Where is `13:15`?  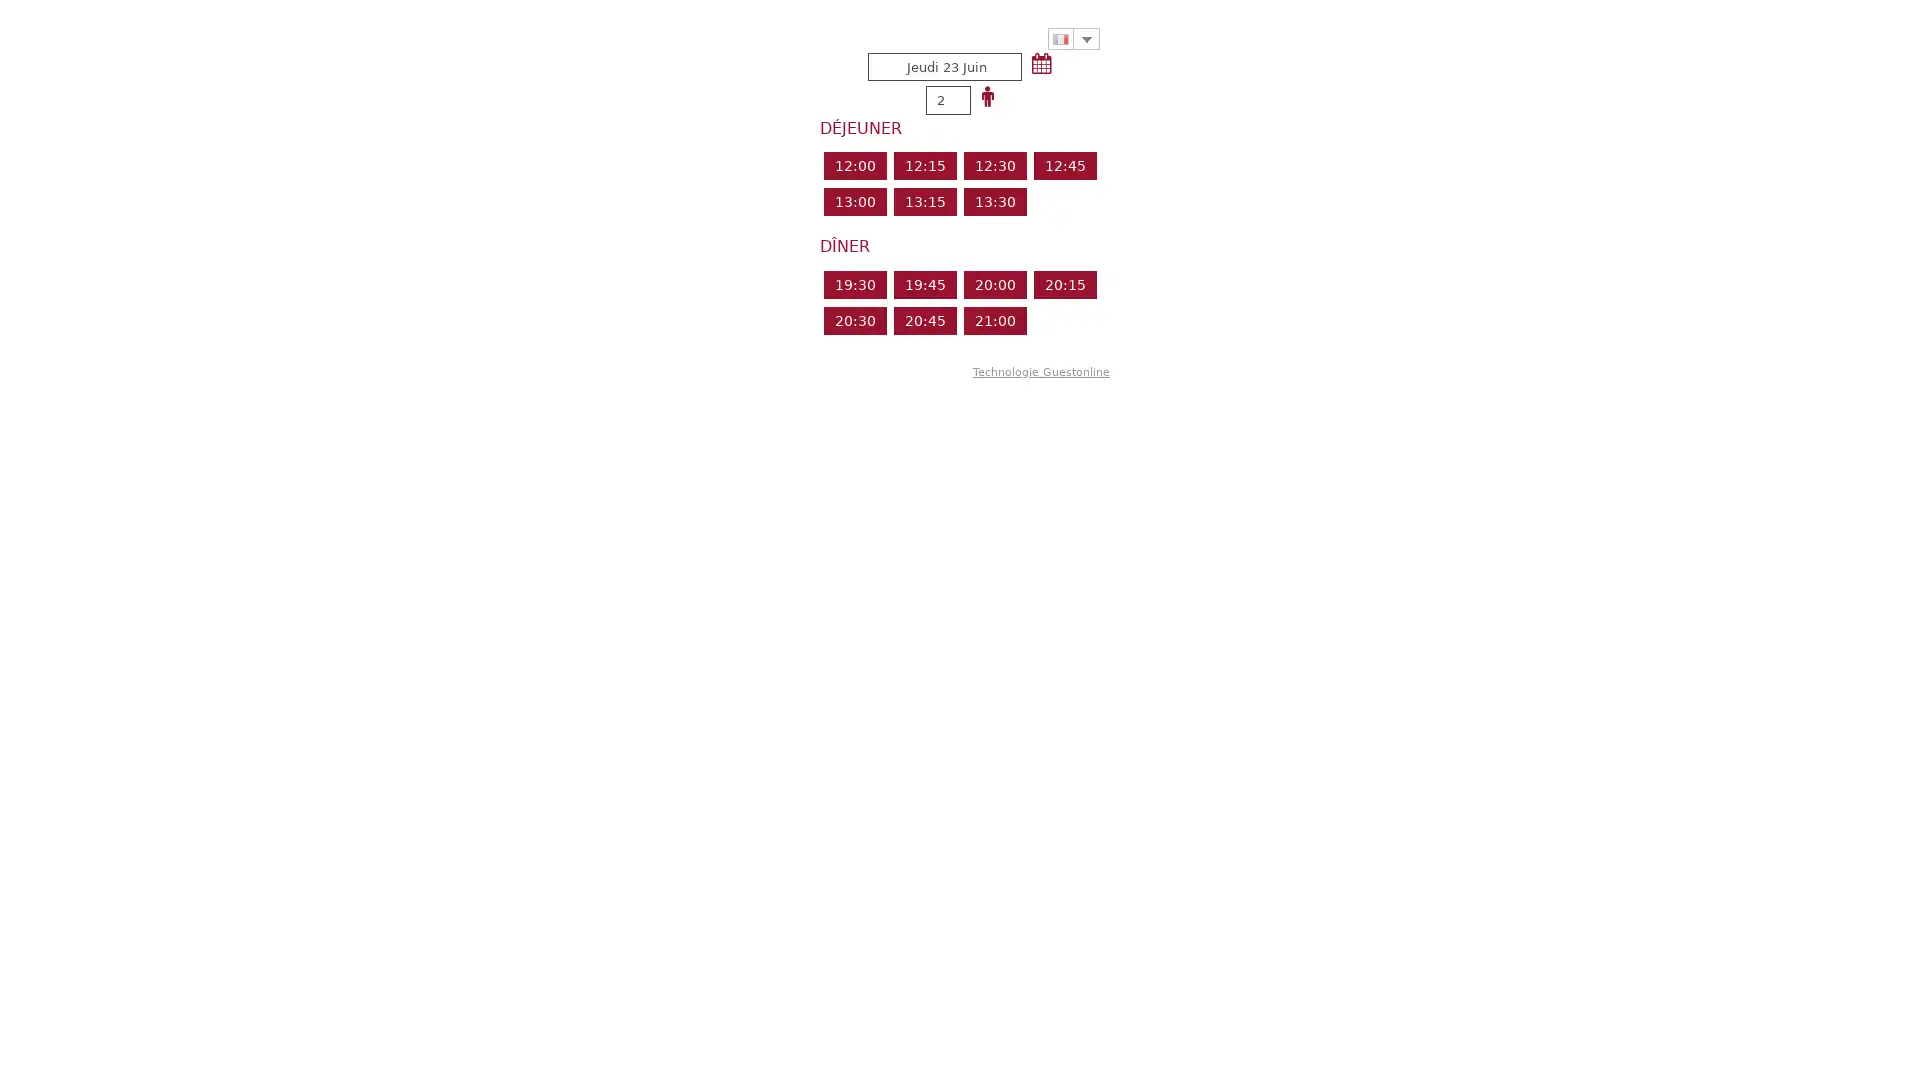 13:15 is located at coordinates (923, 201).